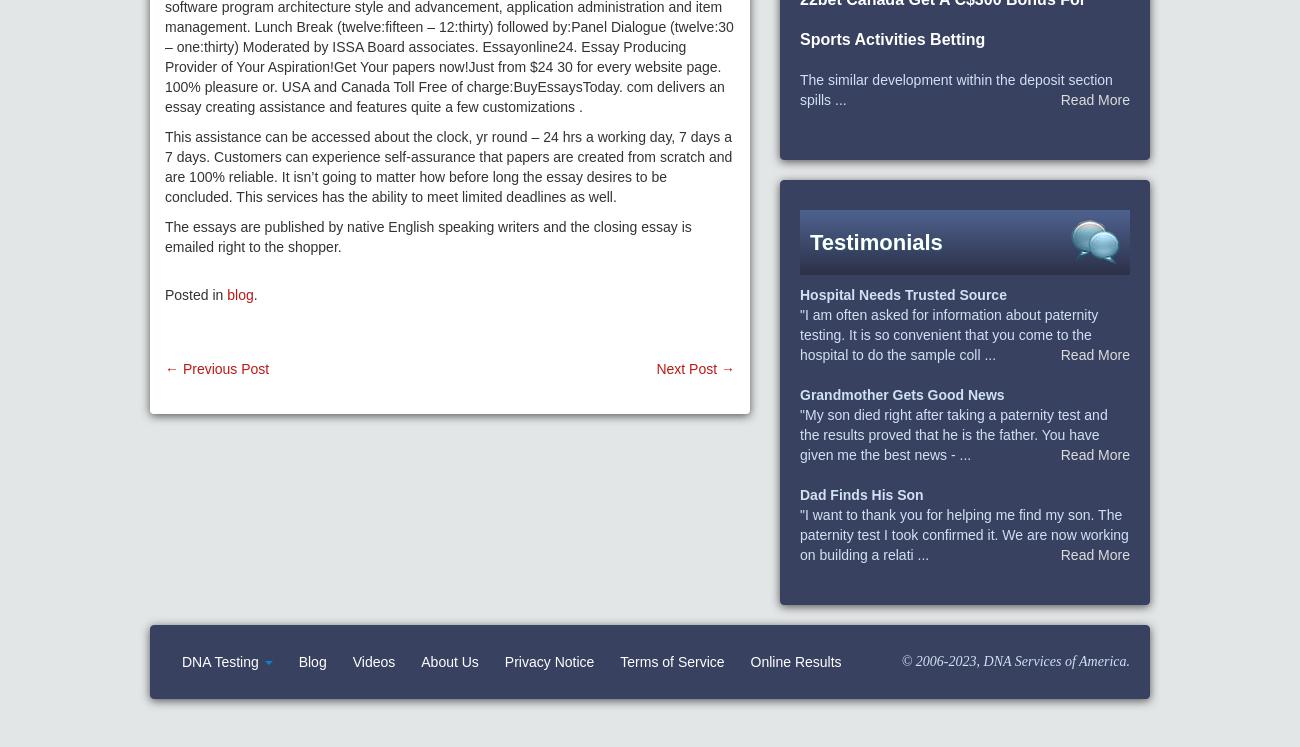 This screenshot has height=747, width=1300. What do you see at coordinates (1014, 660) in the screenshot?
I see `'© 2006-2023, DNA Services of America.'` at bounding box center [1014, 660].